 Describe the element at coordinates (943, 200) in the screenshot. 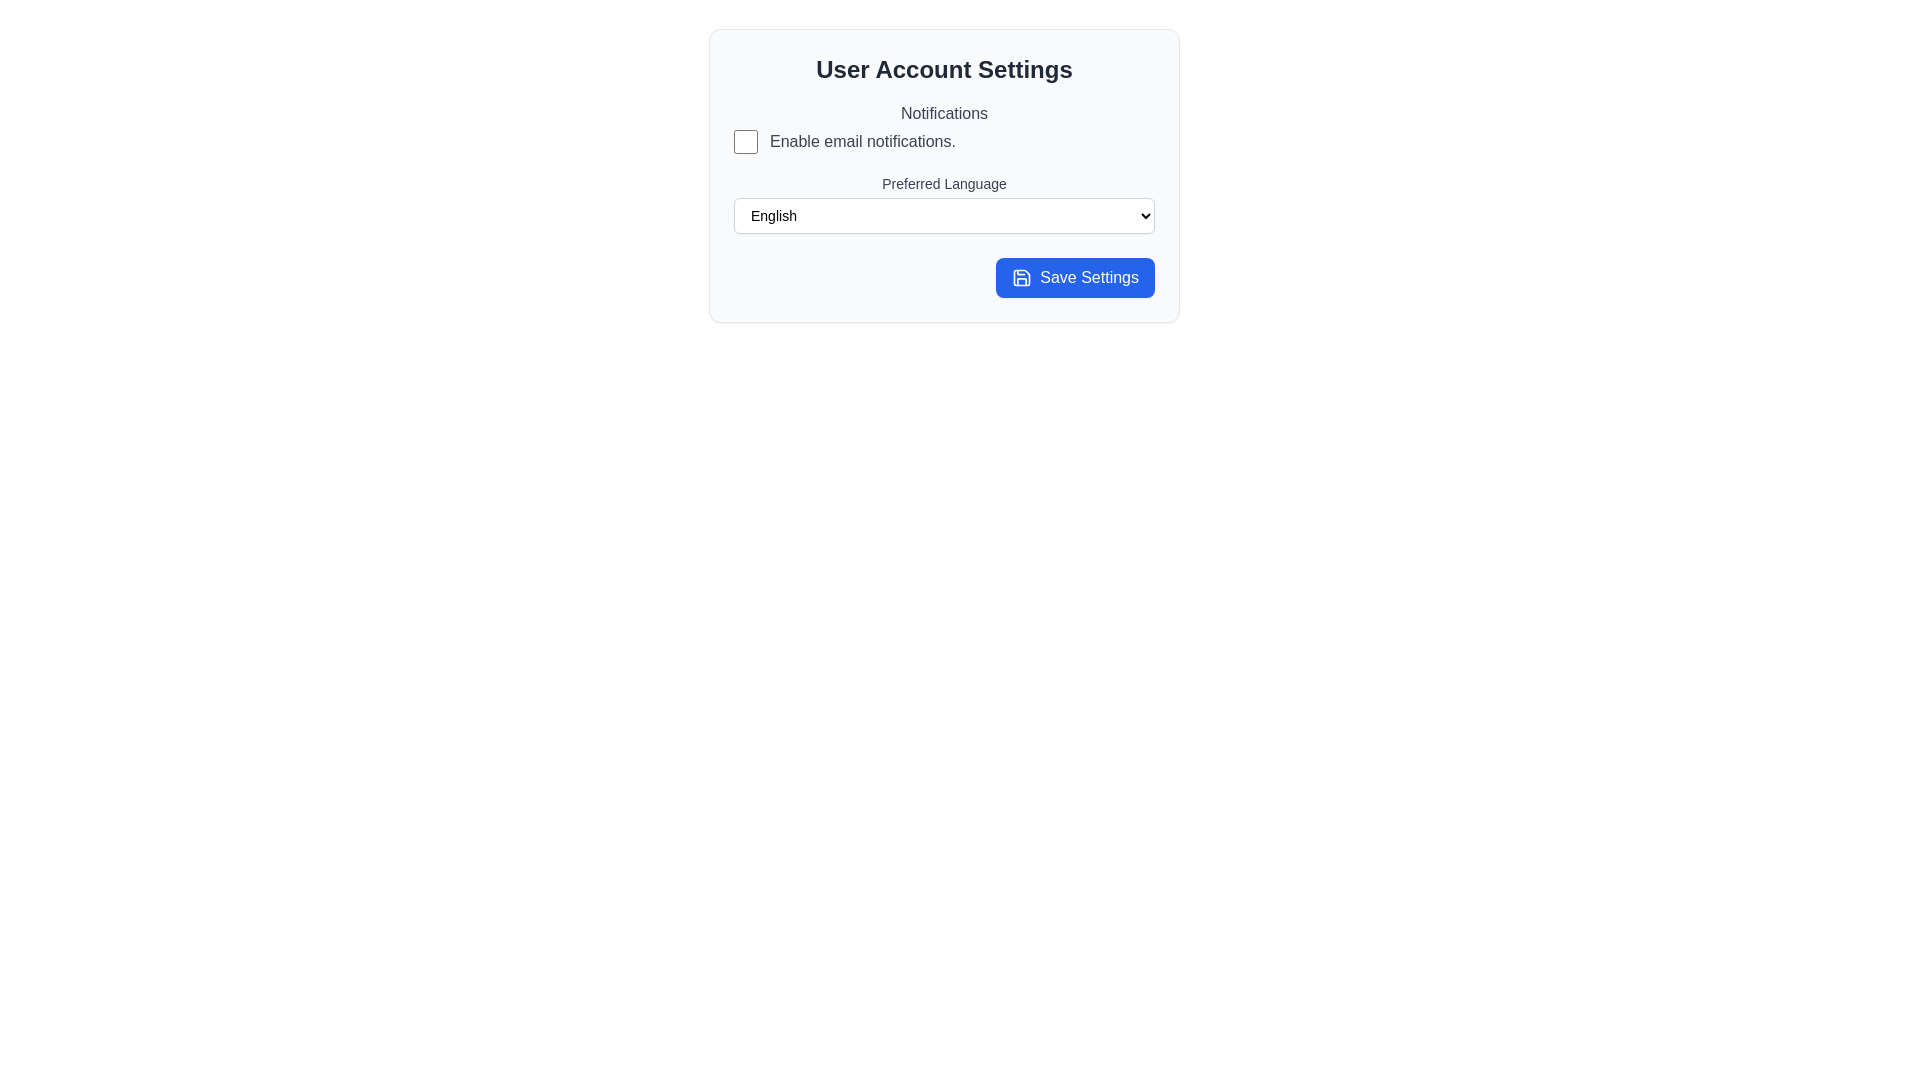

I see `an option from the 'Preferred Language' dropdown menu located in the 'User Account Settings' form, specifically under the 'Notifications' label` at that location.